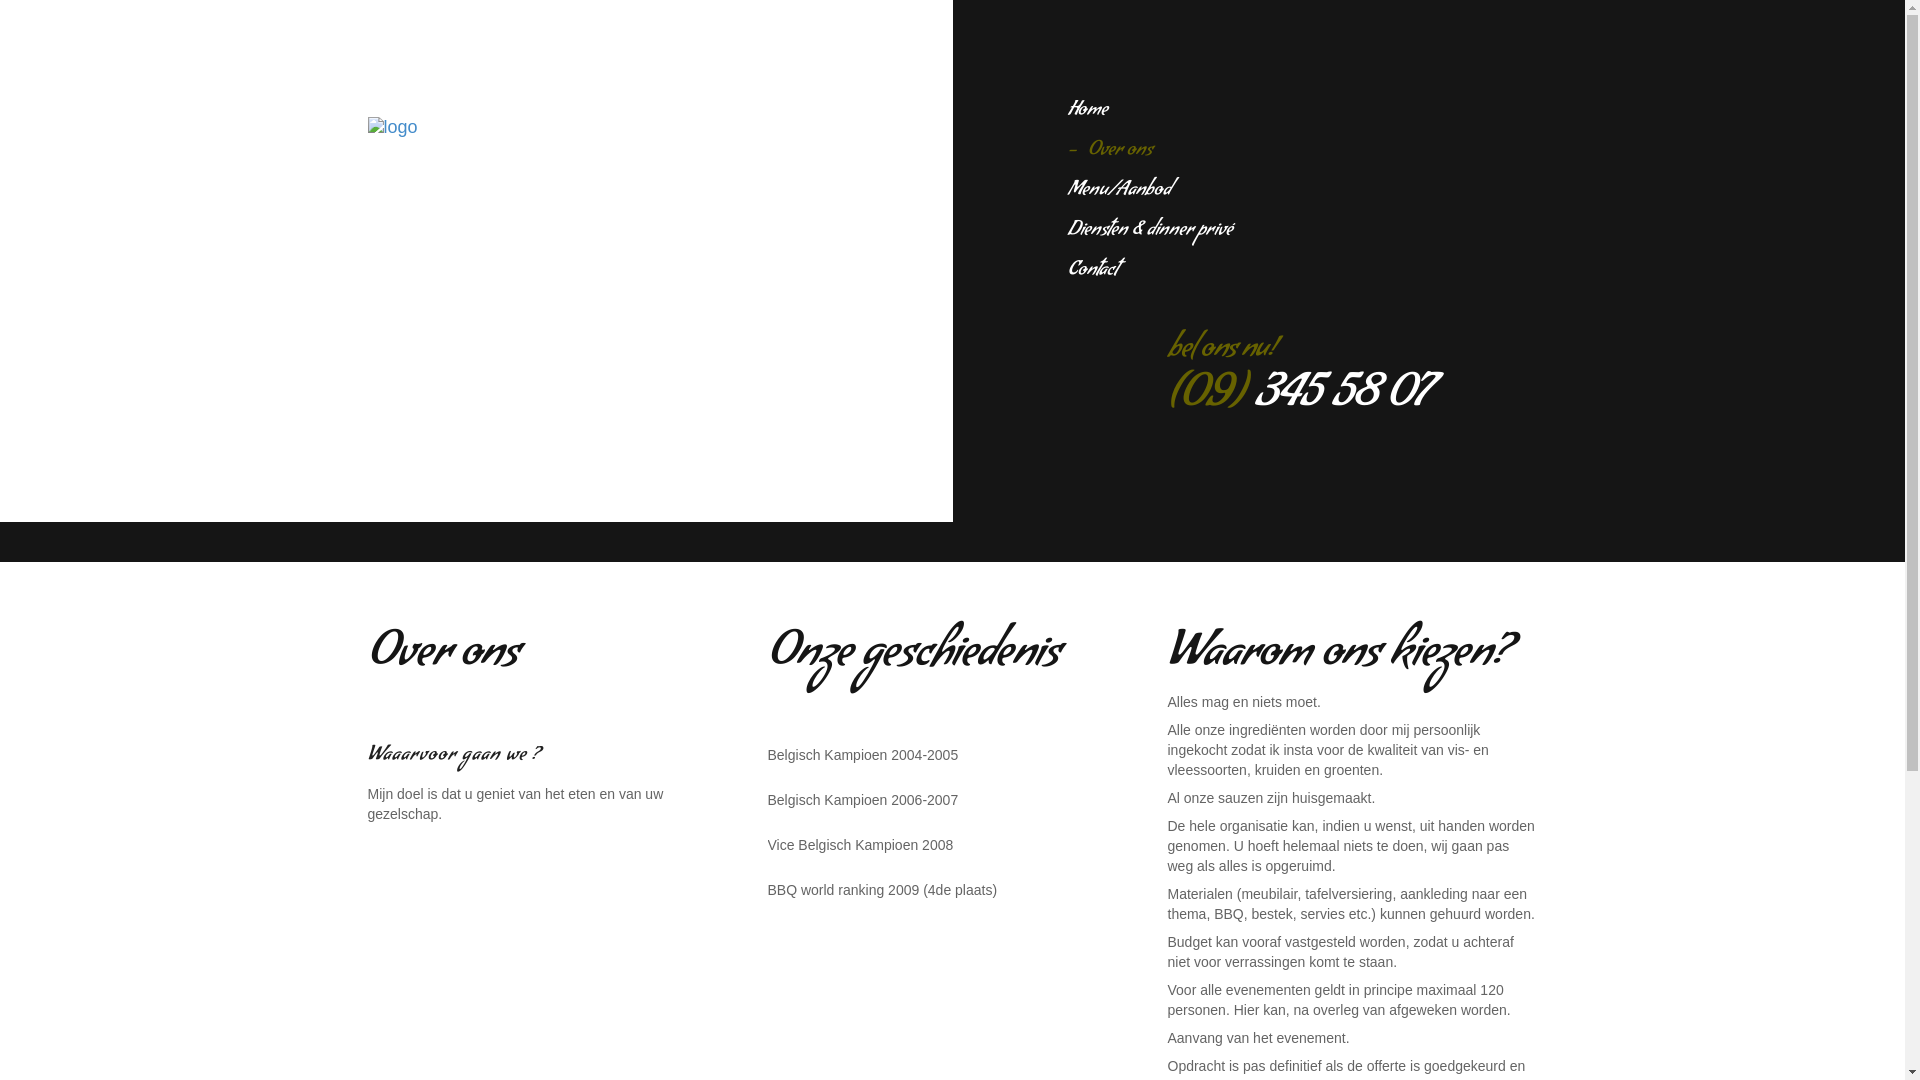  Describe the element at coordinates (1118, 191) in the screenshot. I see `'Menu/Aanbod'` at that location.